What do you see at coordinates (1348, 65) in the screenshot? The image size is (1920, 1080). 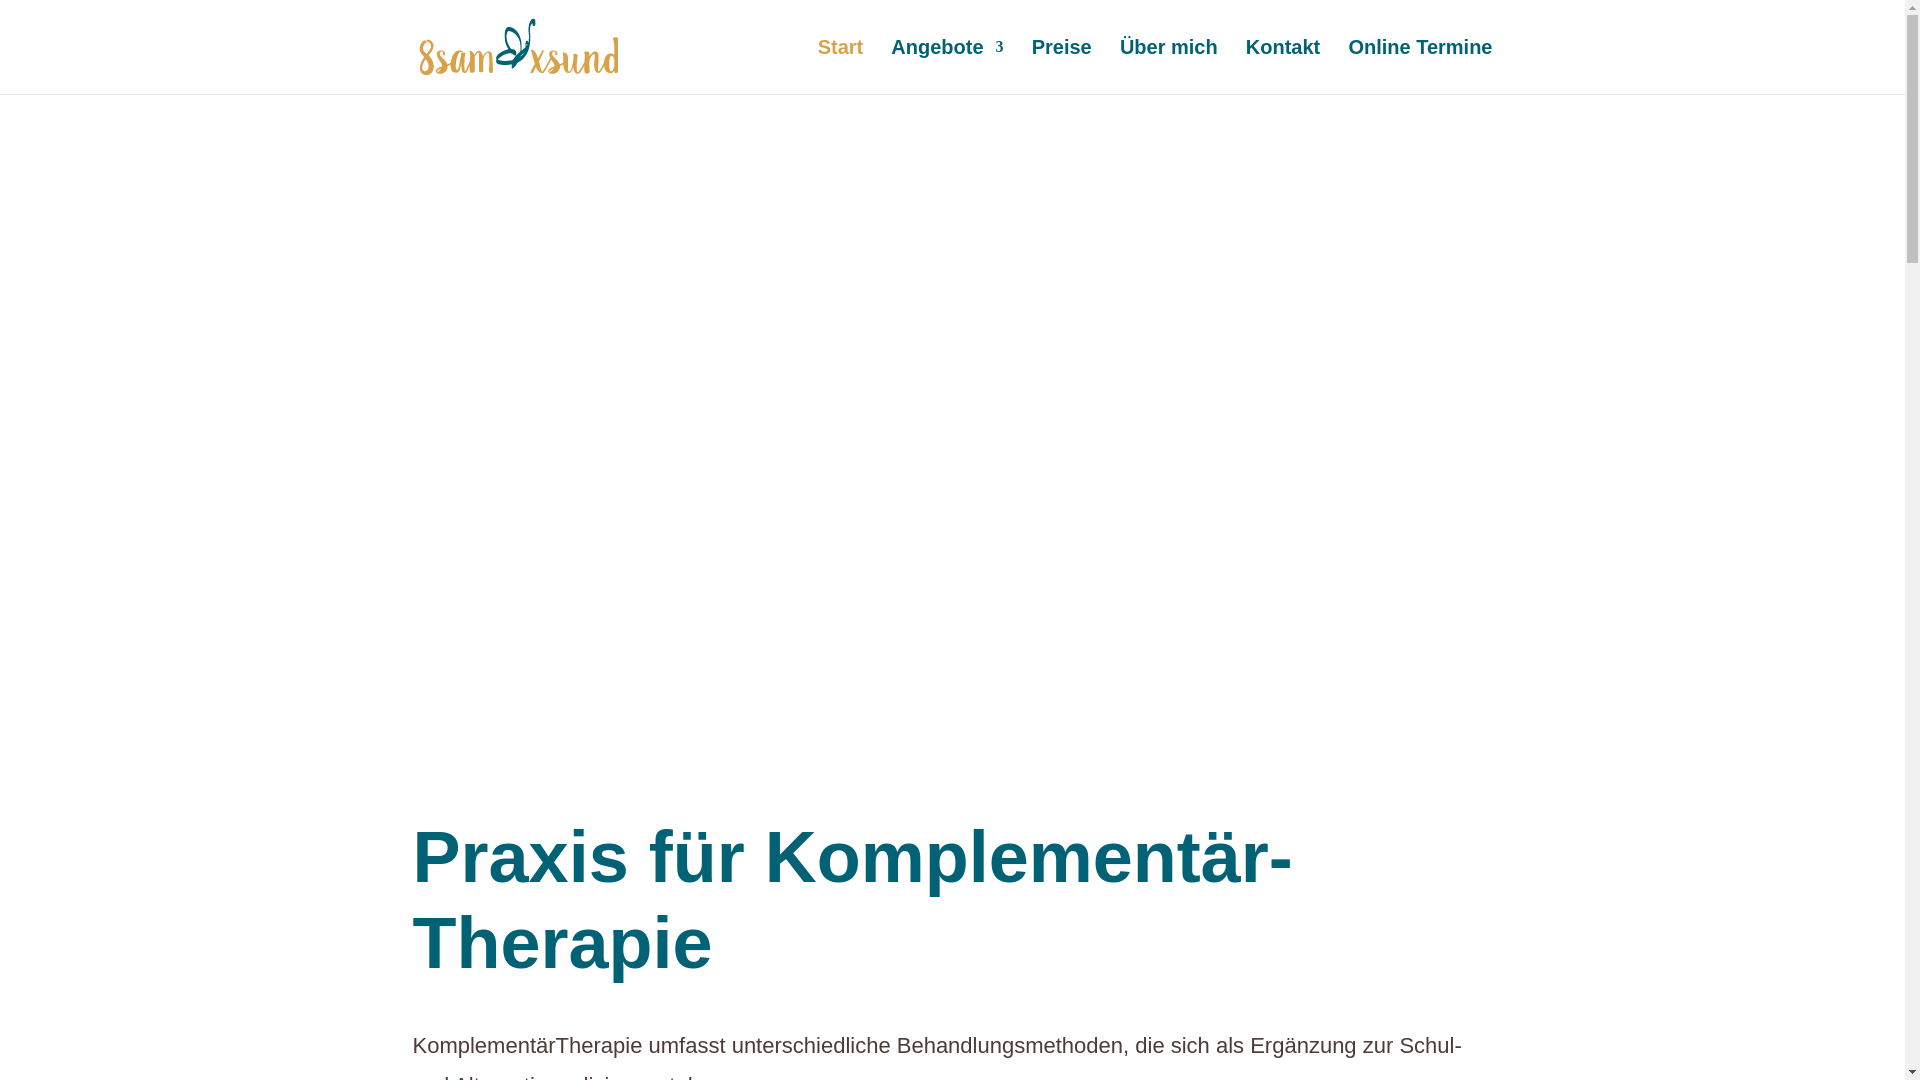 I see `'Online Termine'` at bounding box center [1348, 65].